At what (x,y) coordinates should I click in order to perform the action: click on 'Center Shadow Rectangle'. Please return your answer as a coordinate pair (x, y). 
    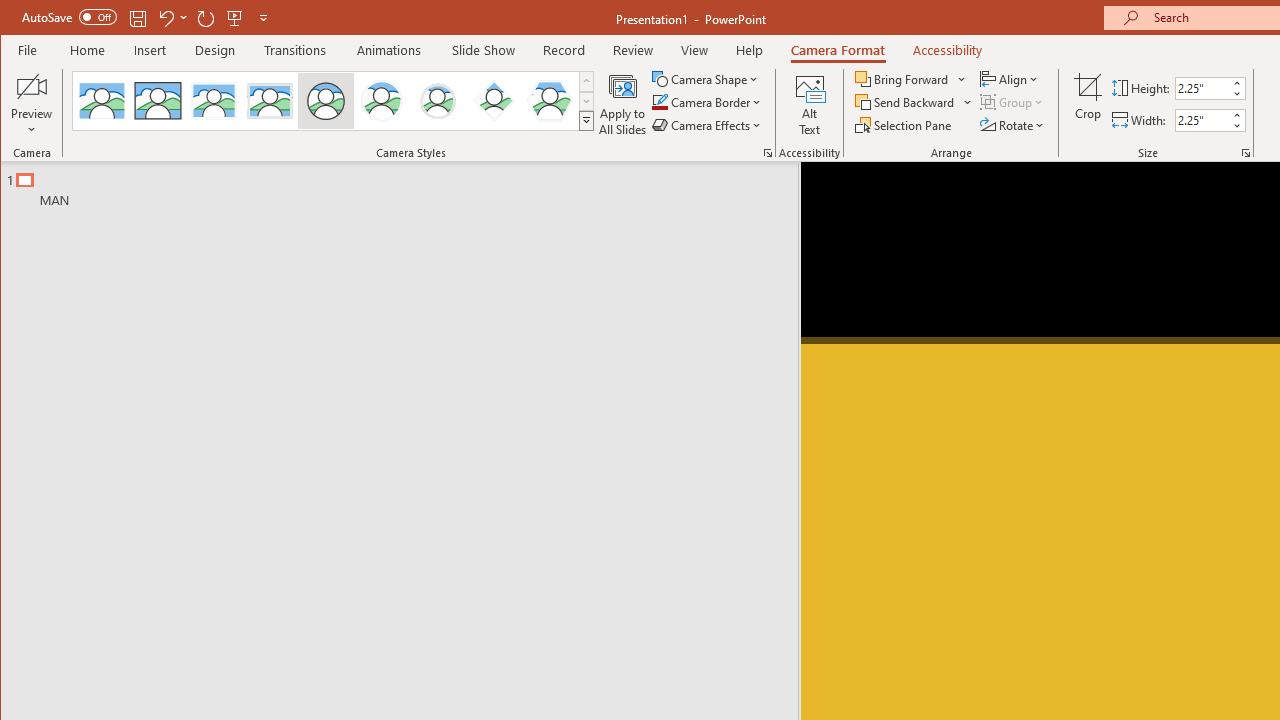
    Looking at the image, I should click on (213, 100).